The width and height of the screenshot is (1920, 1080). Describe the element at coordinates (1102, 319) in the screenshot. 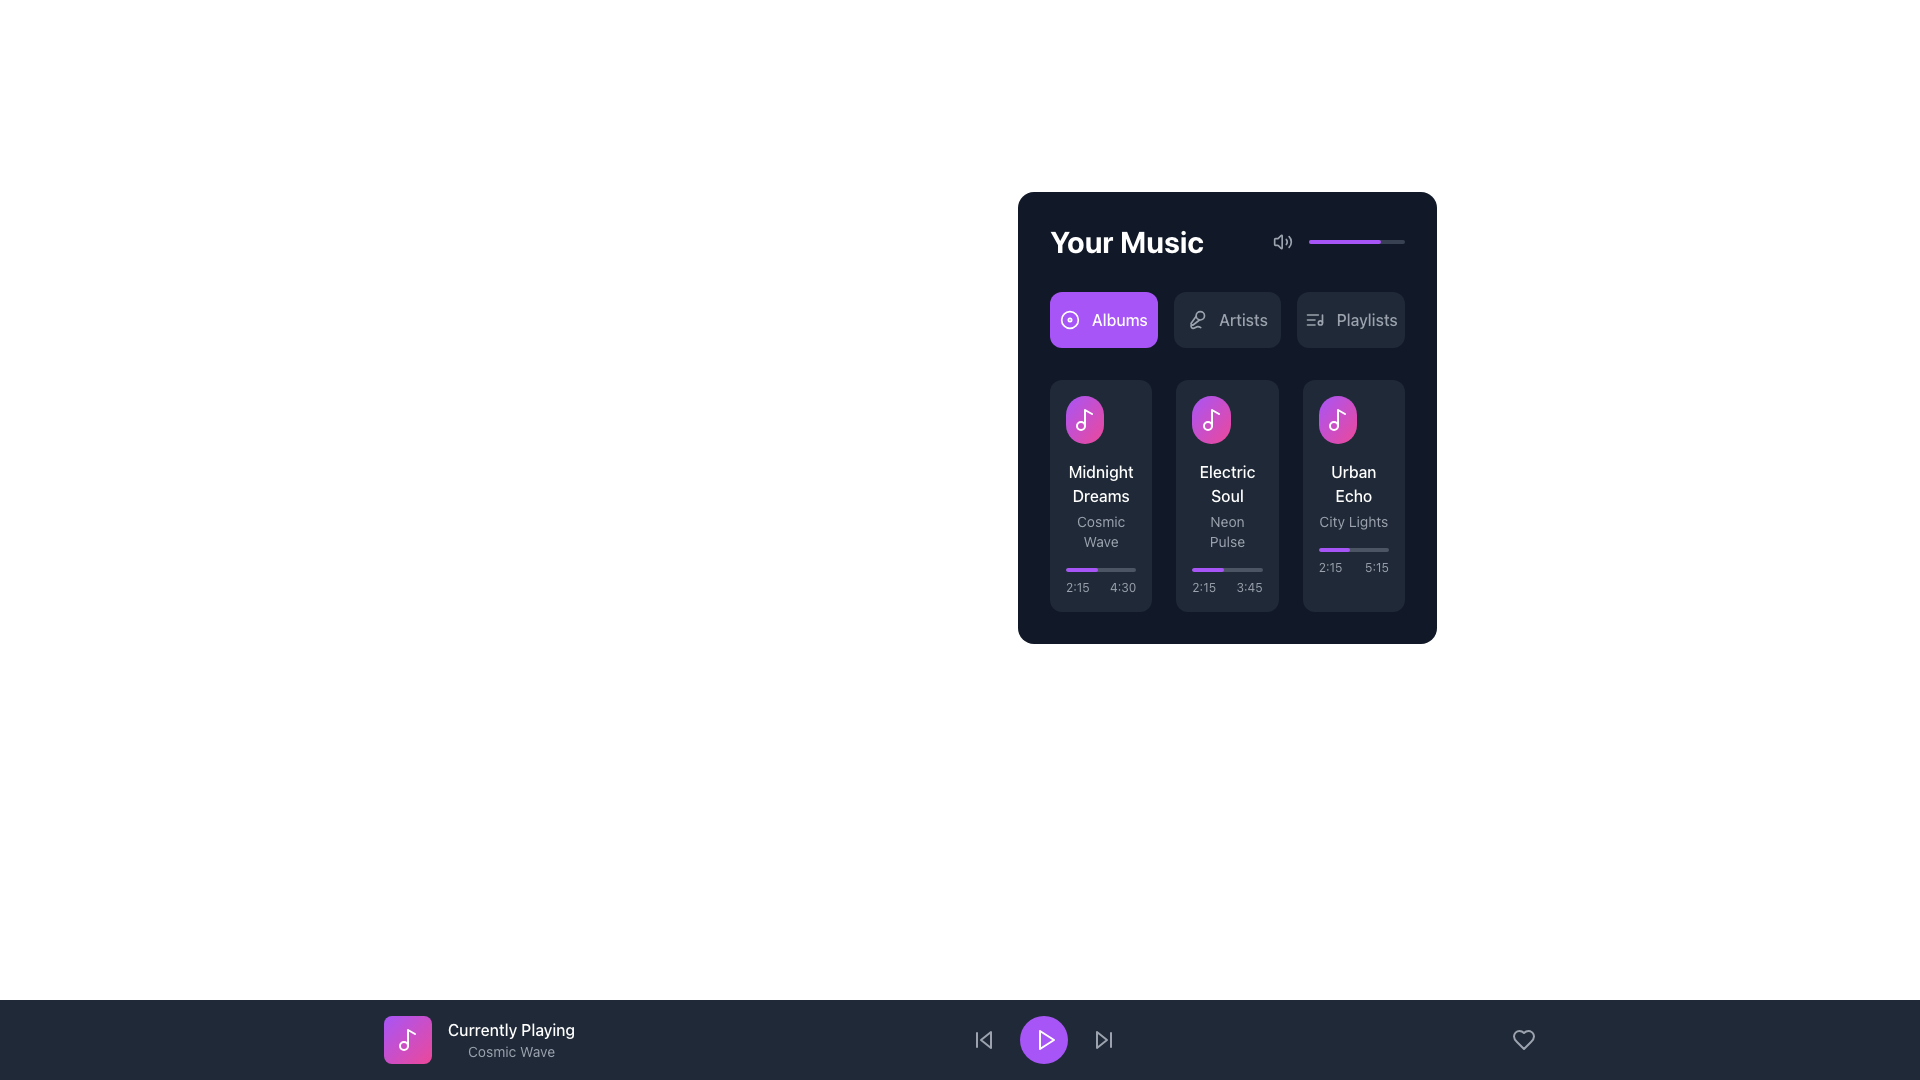

I see `the purple 'Albums' button with white text and an icon` at that location.